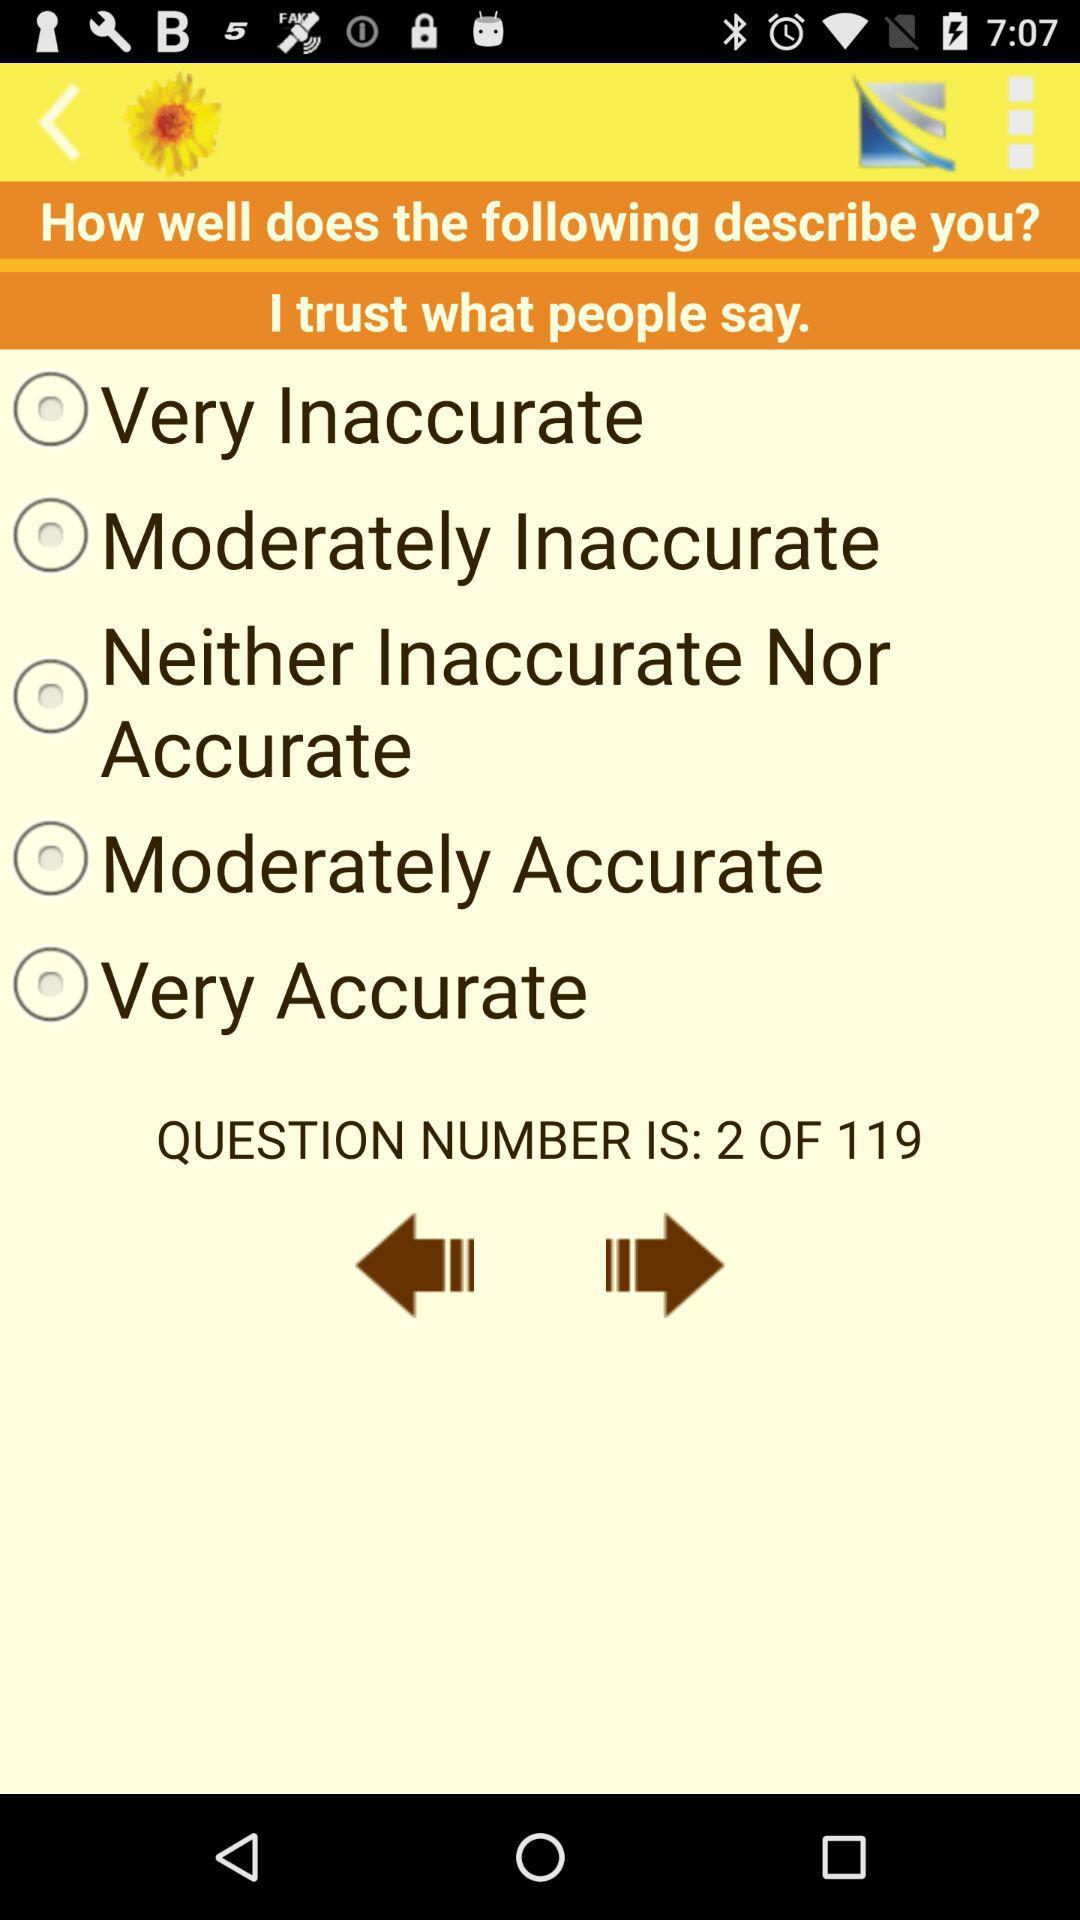  I want to click on item next to the < back item, so click(902, 121).